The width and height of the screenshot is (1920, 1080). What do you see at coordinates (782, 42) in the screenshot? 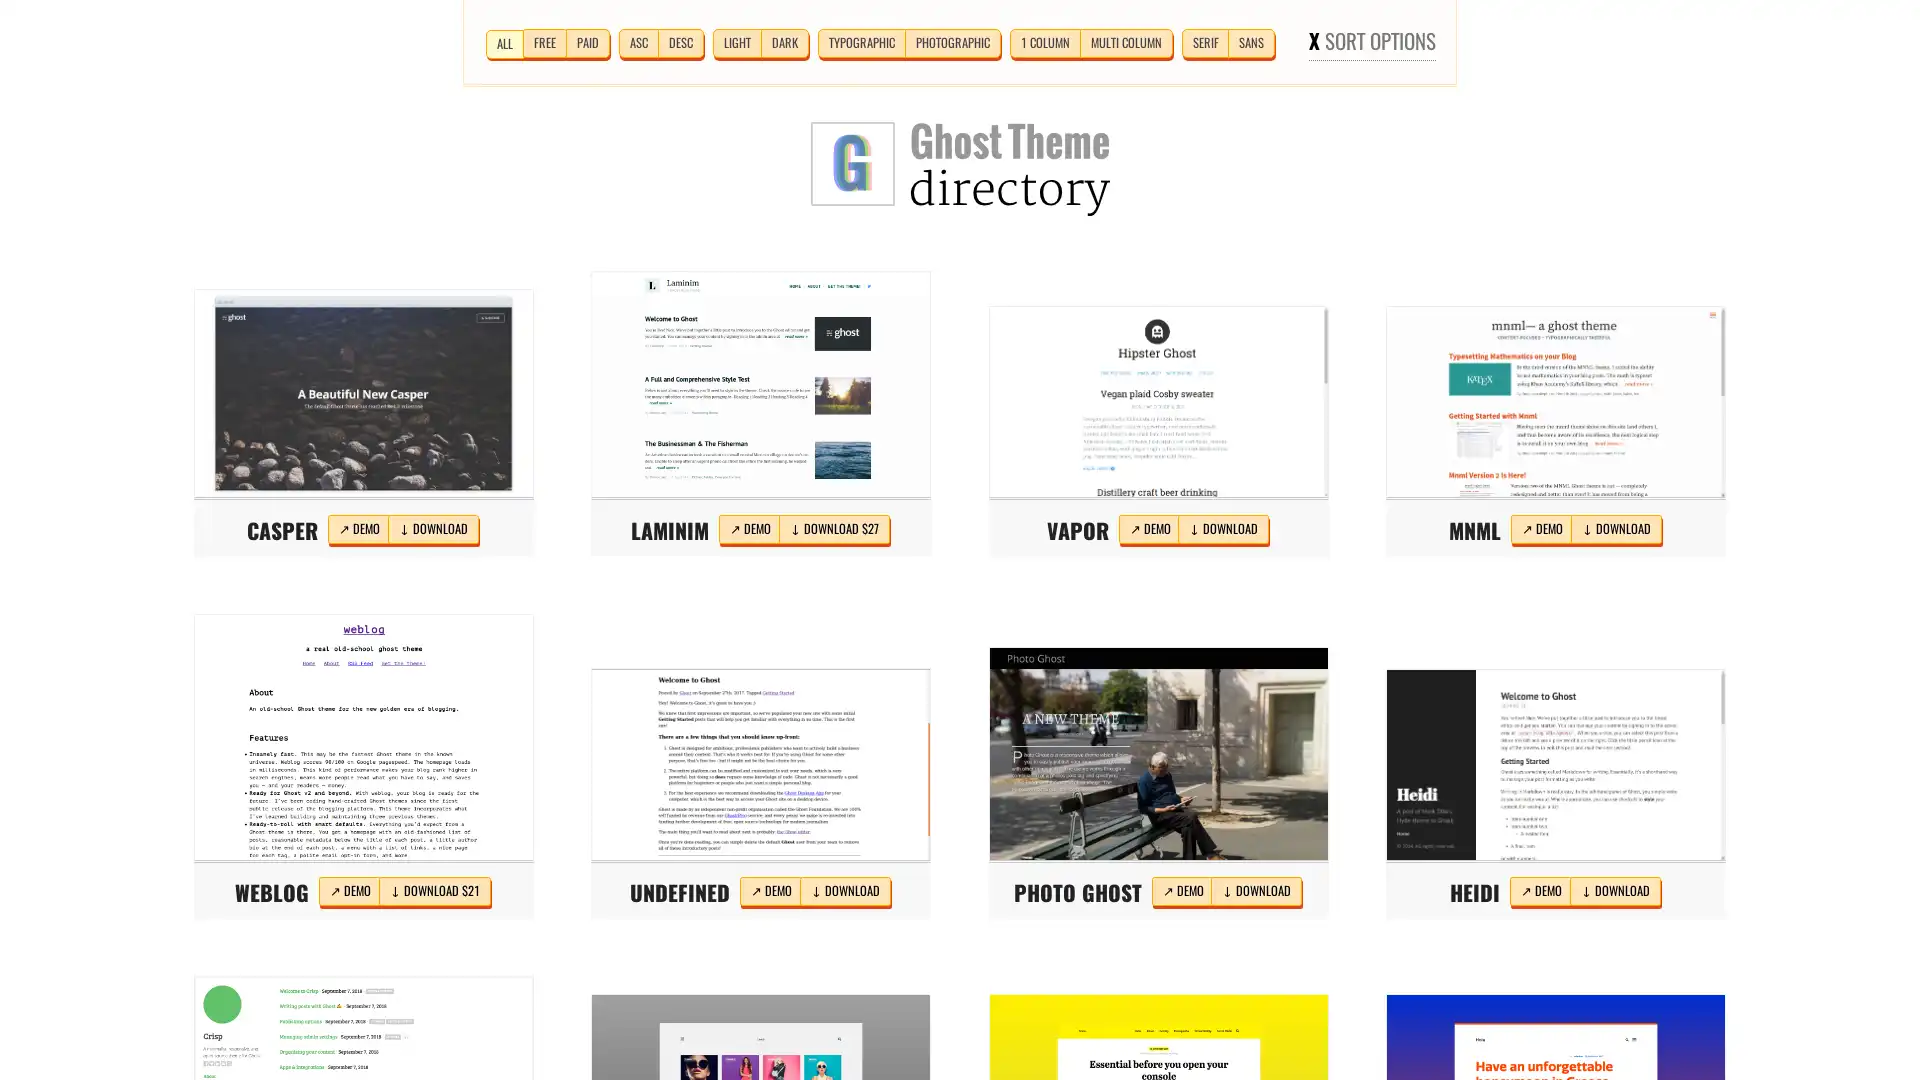
I see `DARK` at bounding box center [782, 42].